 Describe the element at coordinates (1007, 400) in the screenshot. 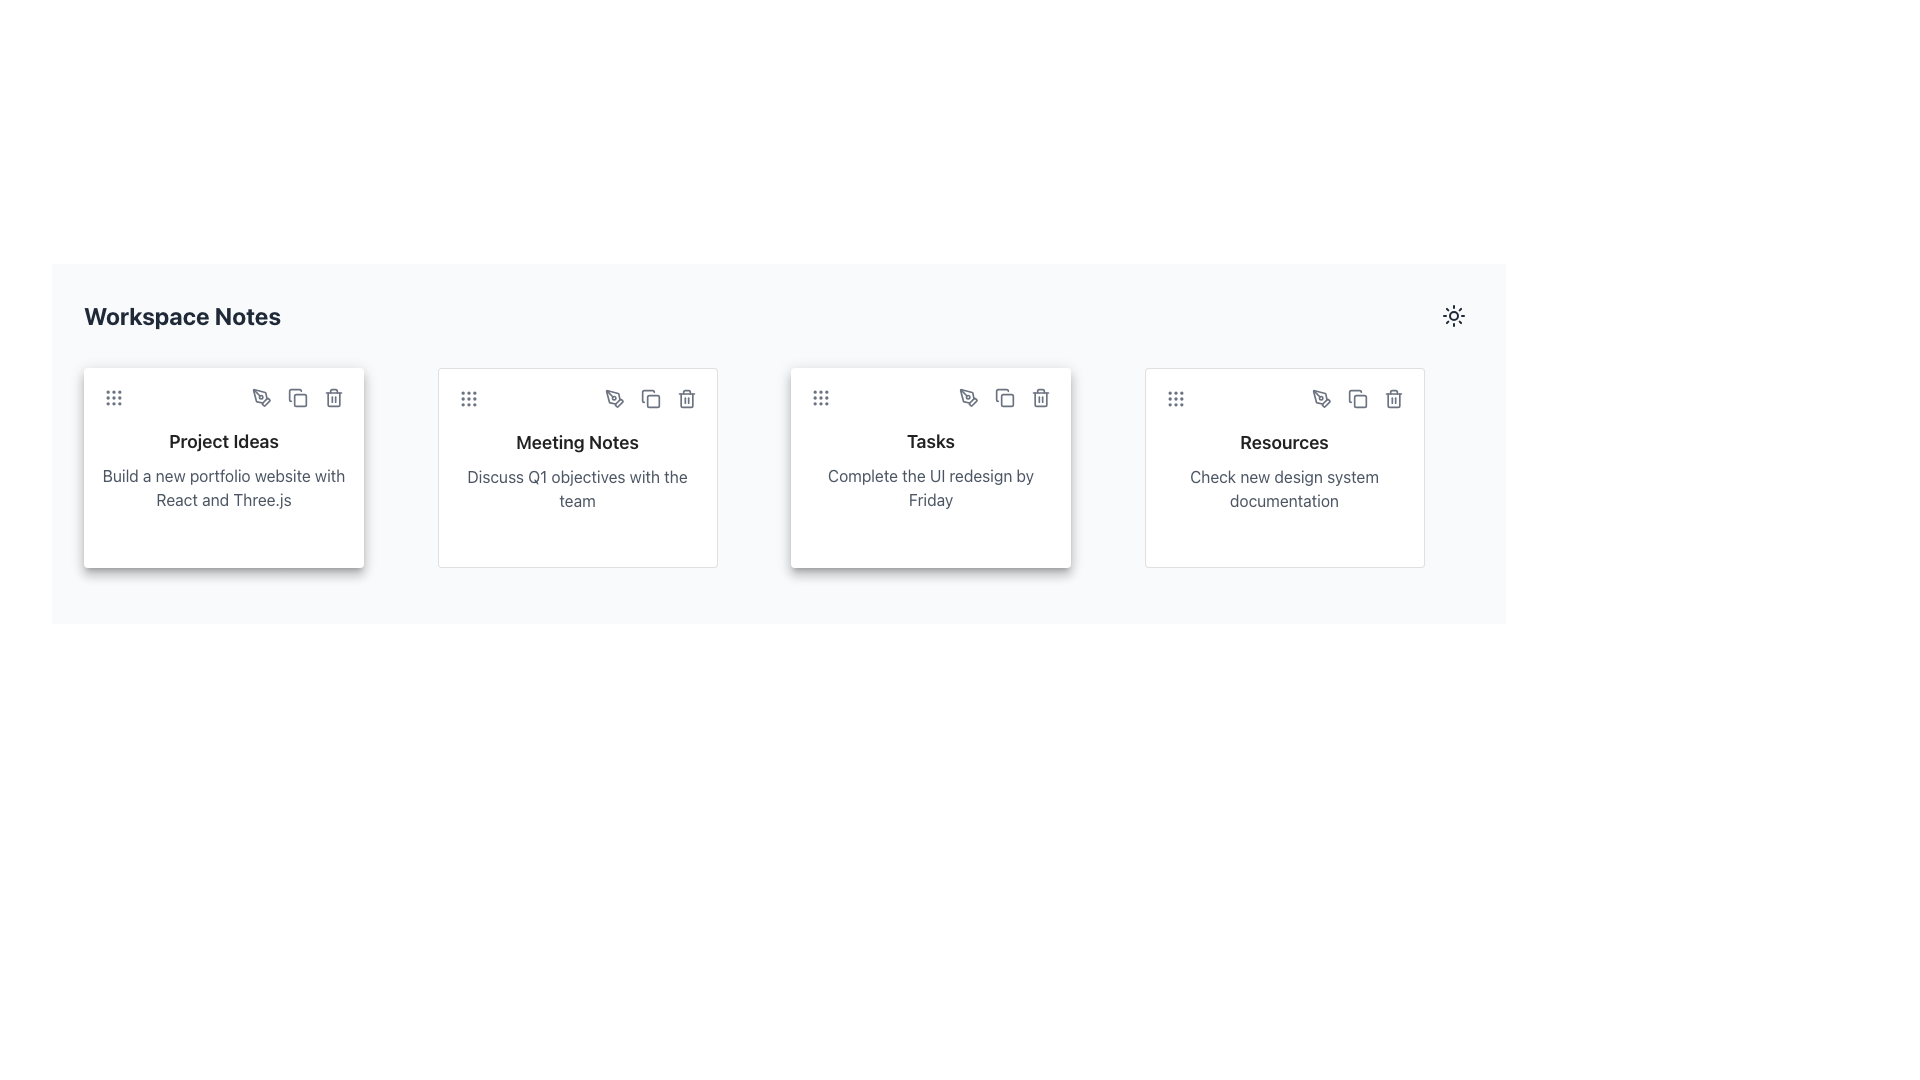

I see `the central rectangular icon with rounded corners located above the text 'Tasks' in the interface` at that location.